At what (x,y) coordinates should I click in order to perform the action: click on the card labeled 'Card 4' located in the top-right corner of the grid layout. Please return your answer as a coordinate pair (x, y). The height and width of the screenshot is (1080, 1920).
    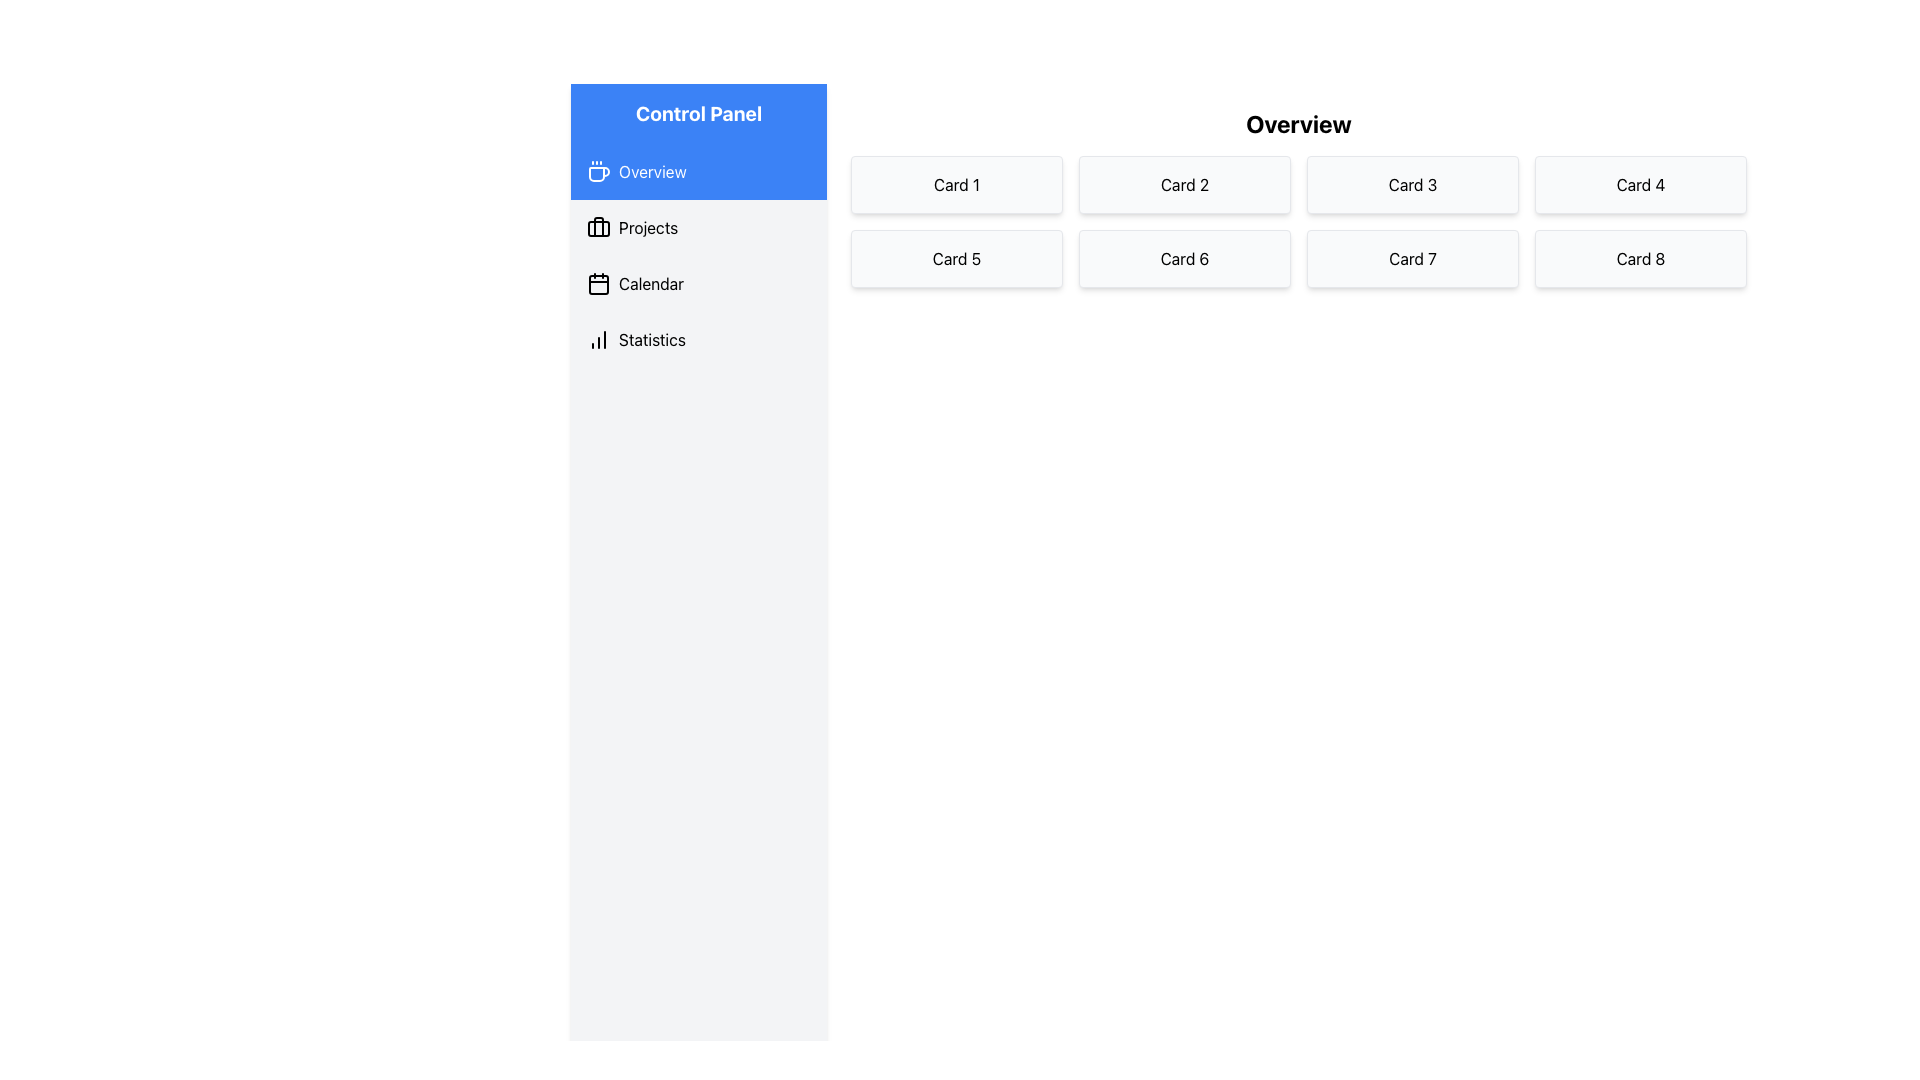
    Looking at the image, I should click on (1641, 185).